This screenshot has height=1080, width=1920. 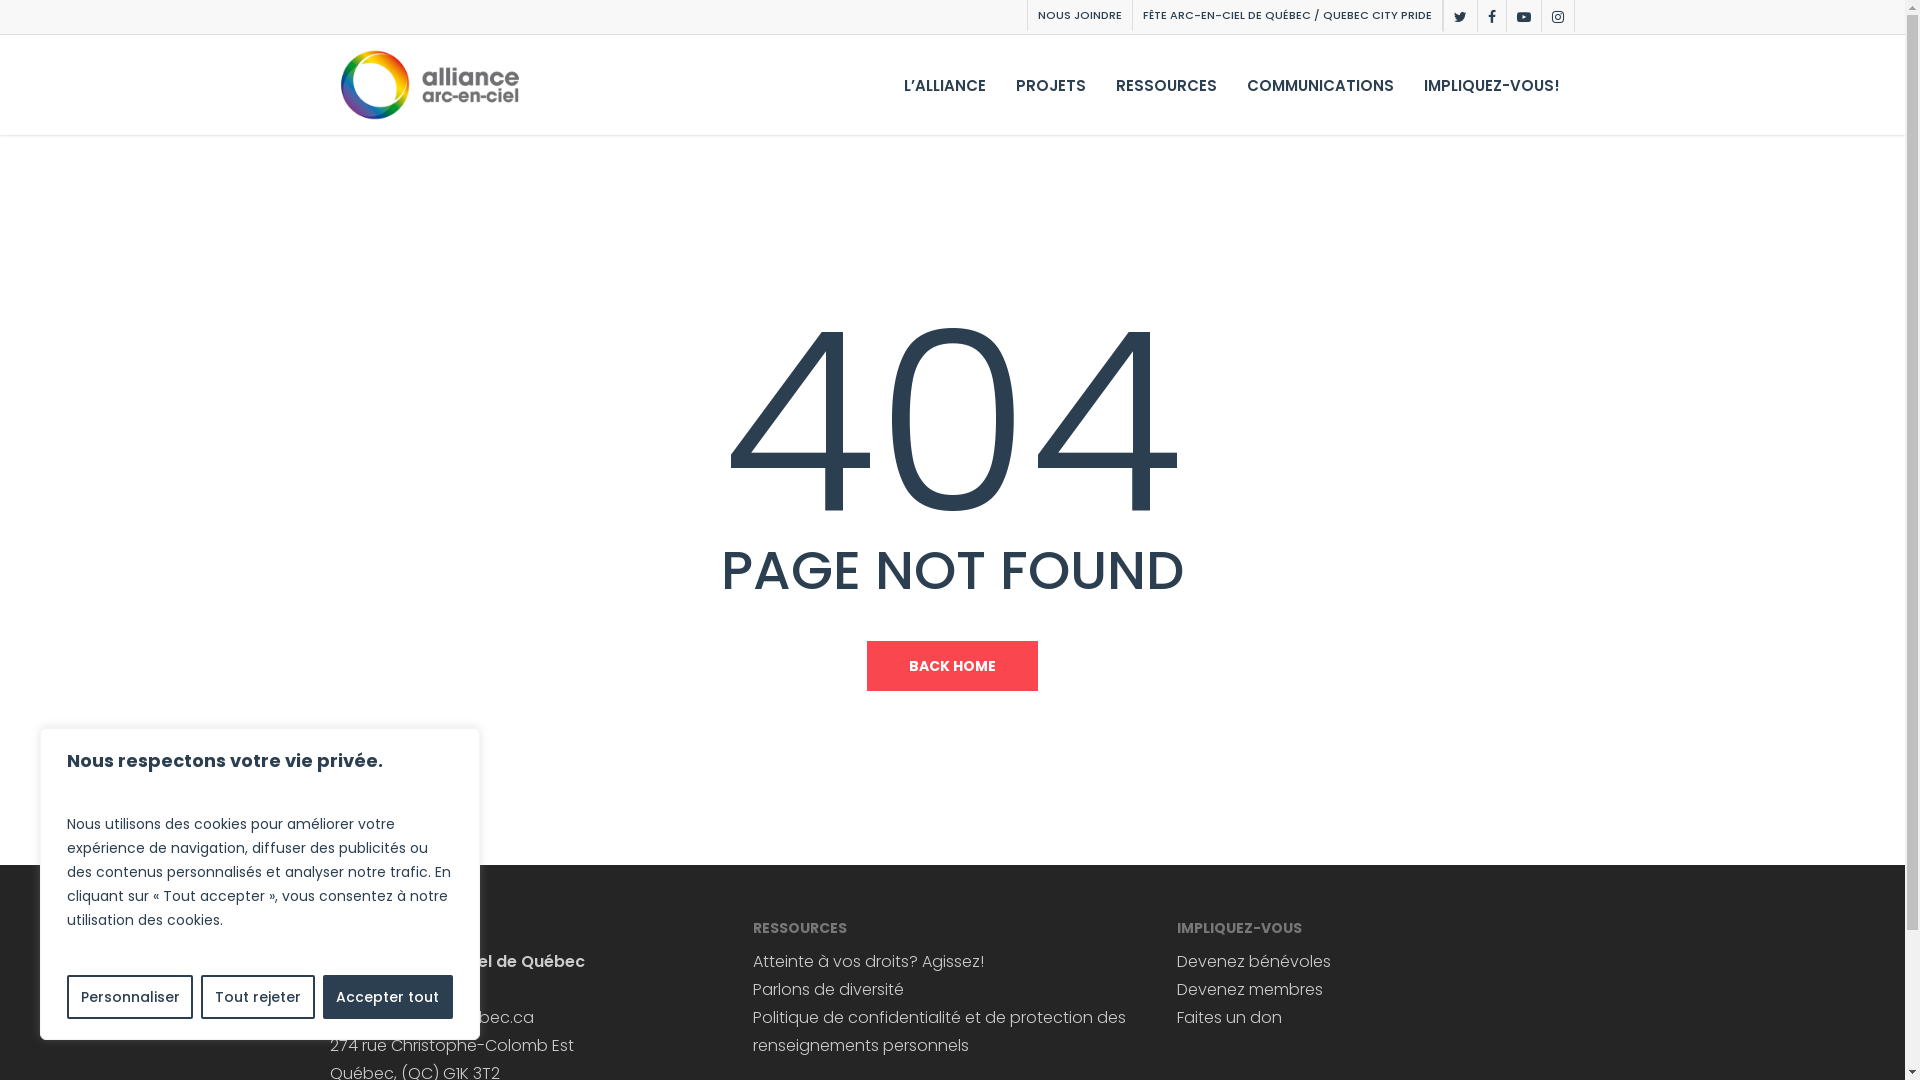 What do you see at coordinates (322, 996) in the screenshot?
I see `'Accepter tout'` at bounding box center [322, 996].